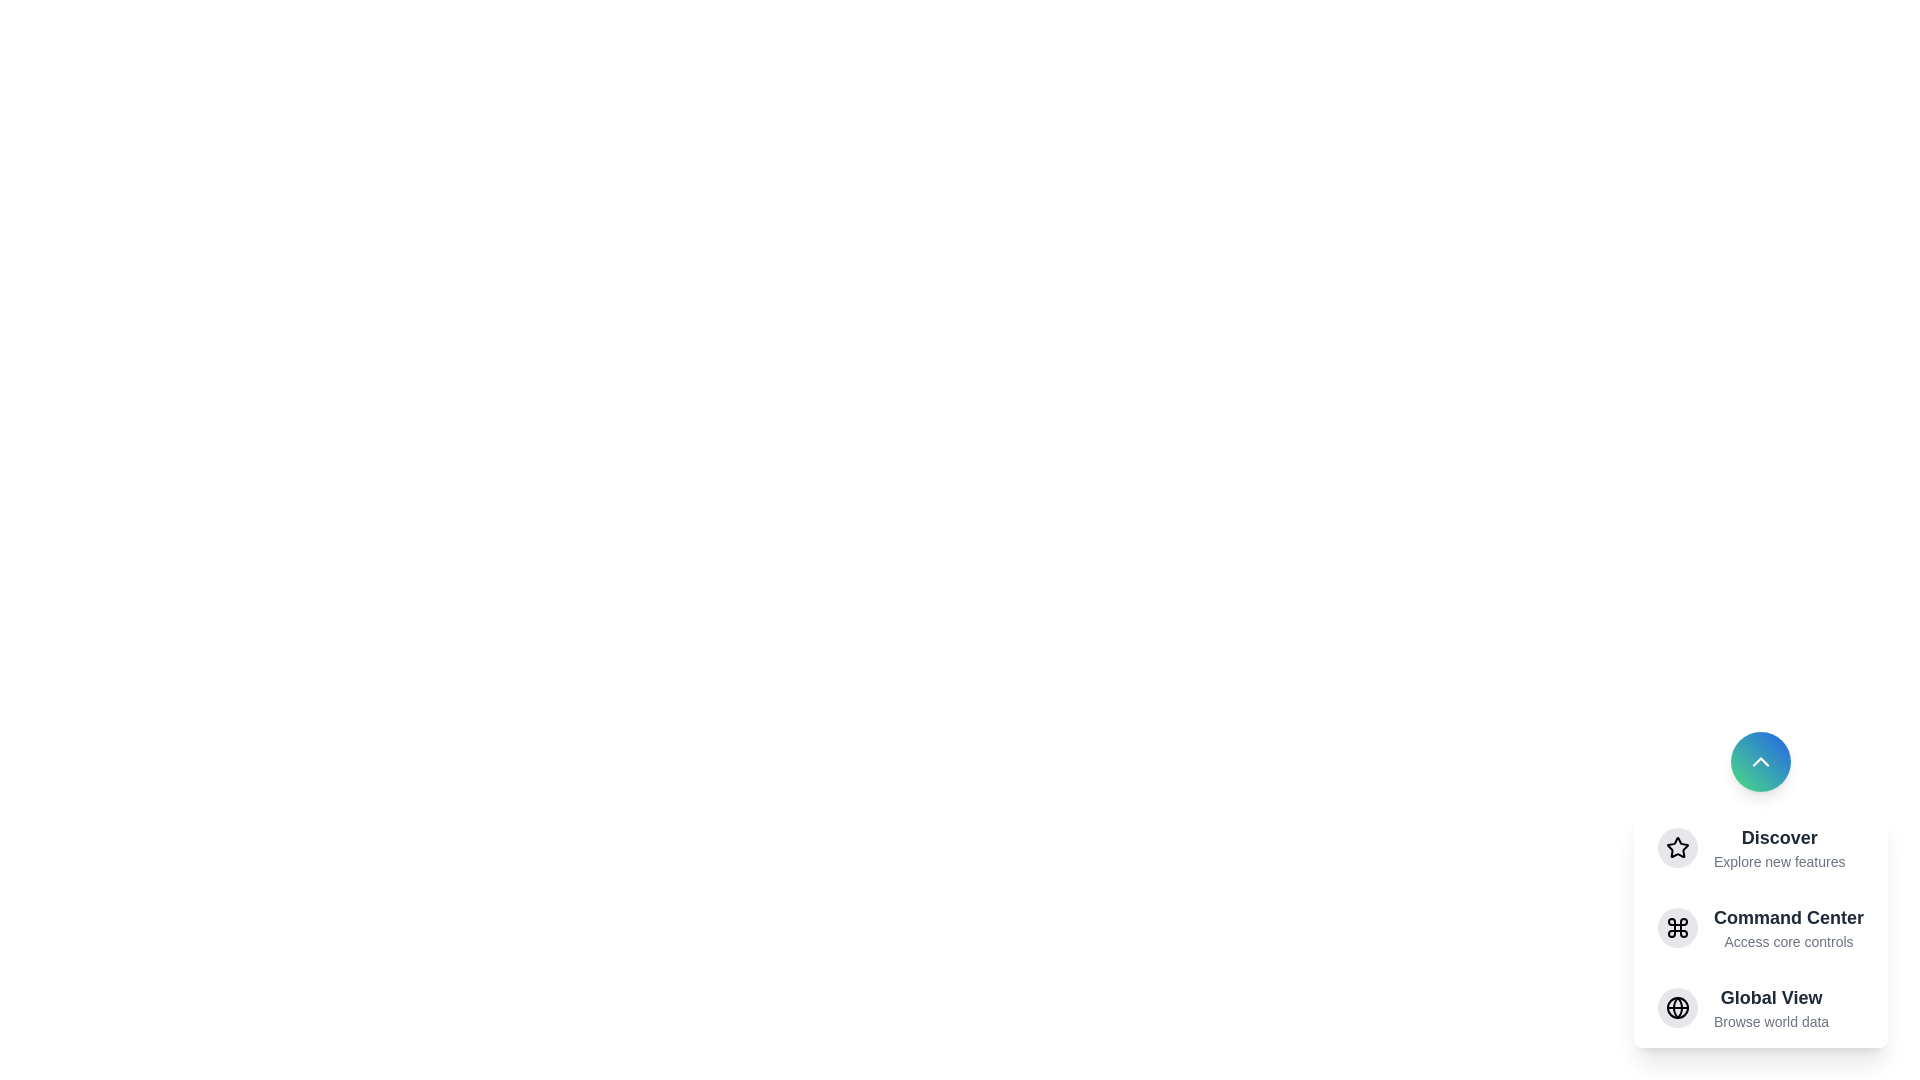 This screenshot has height=1080, width=1920. What do you see at coordinates (1761, 1007) in the screenshot?
I see `the menu item Global View to observe its hover effect` at bounding box center [1761, 1007].